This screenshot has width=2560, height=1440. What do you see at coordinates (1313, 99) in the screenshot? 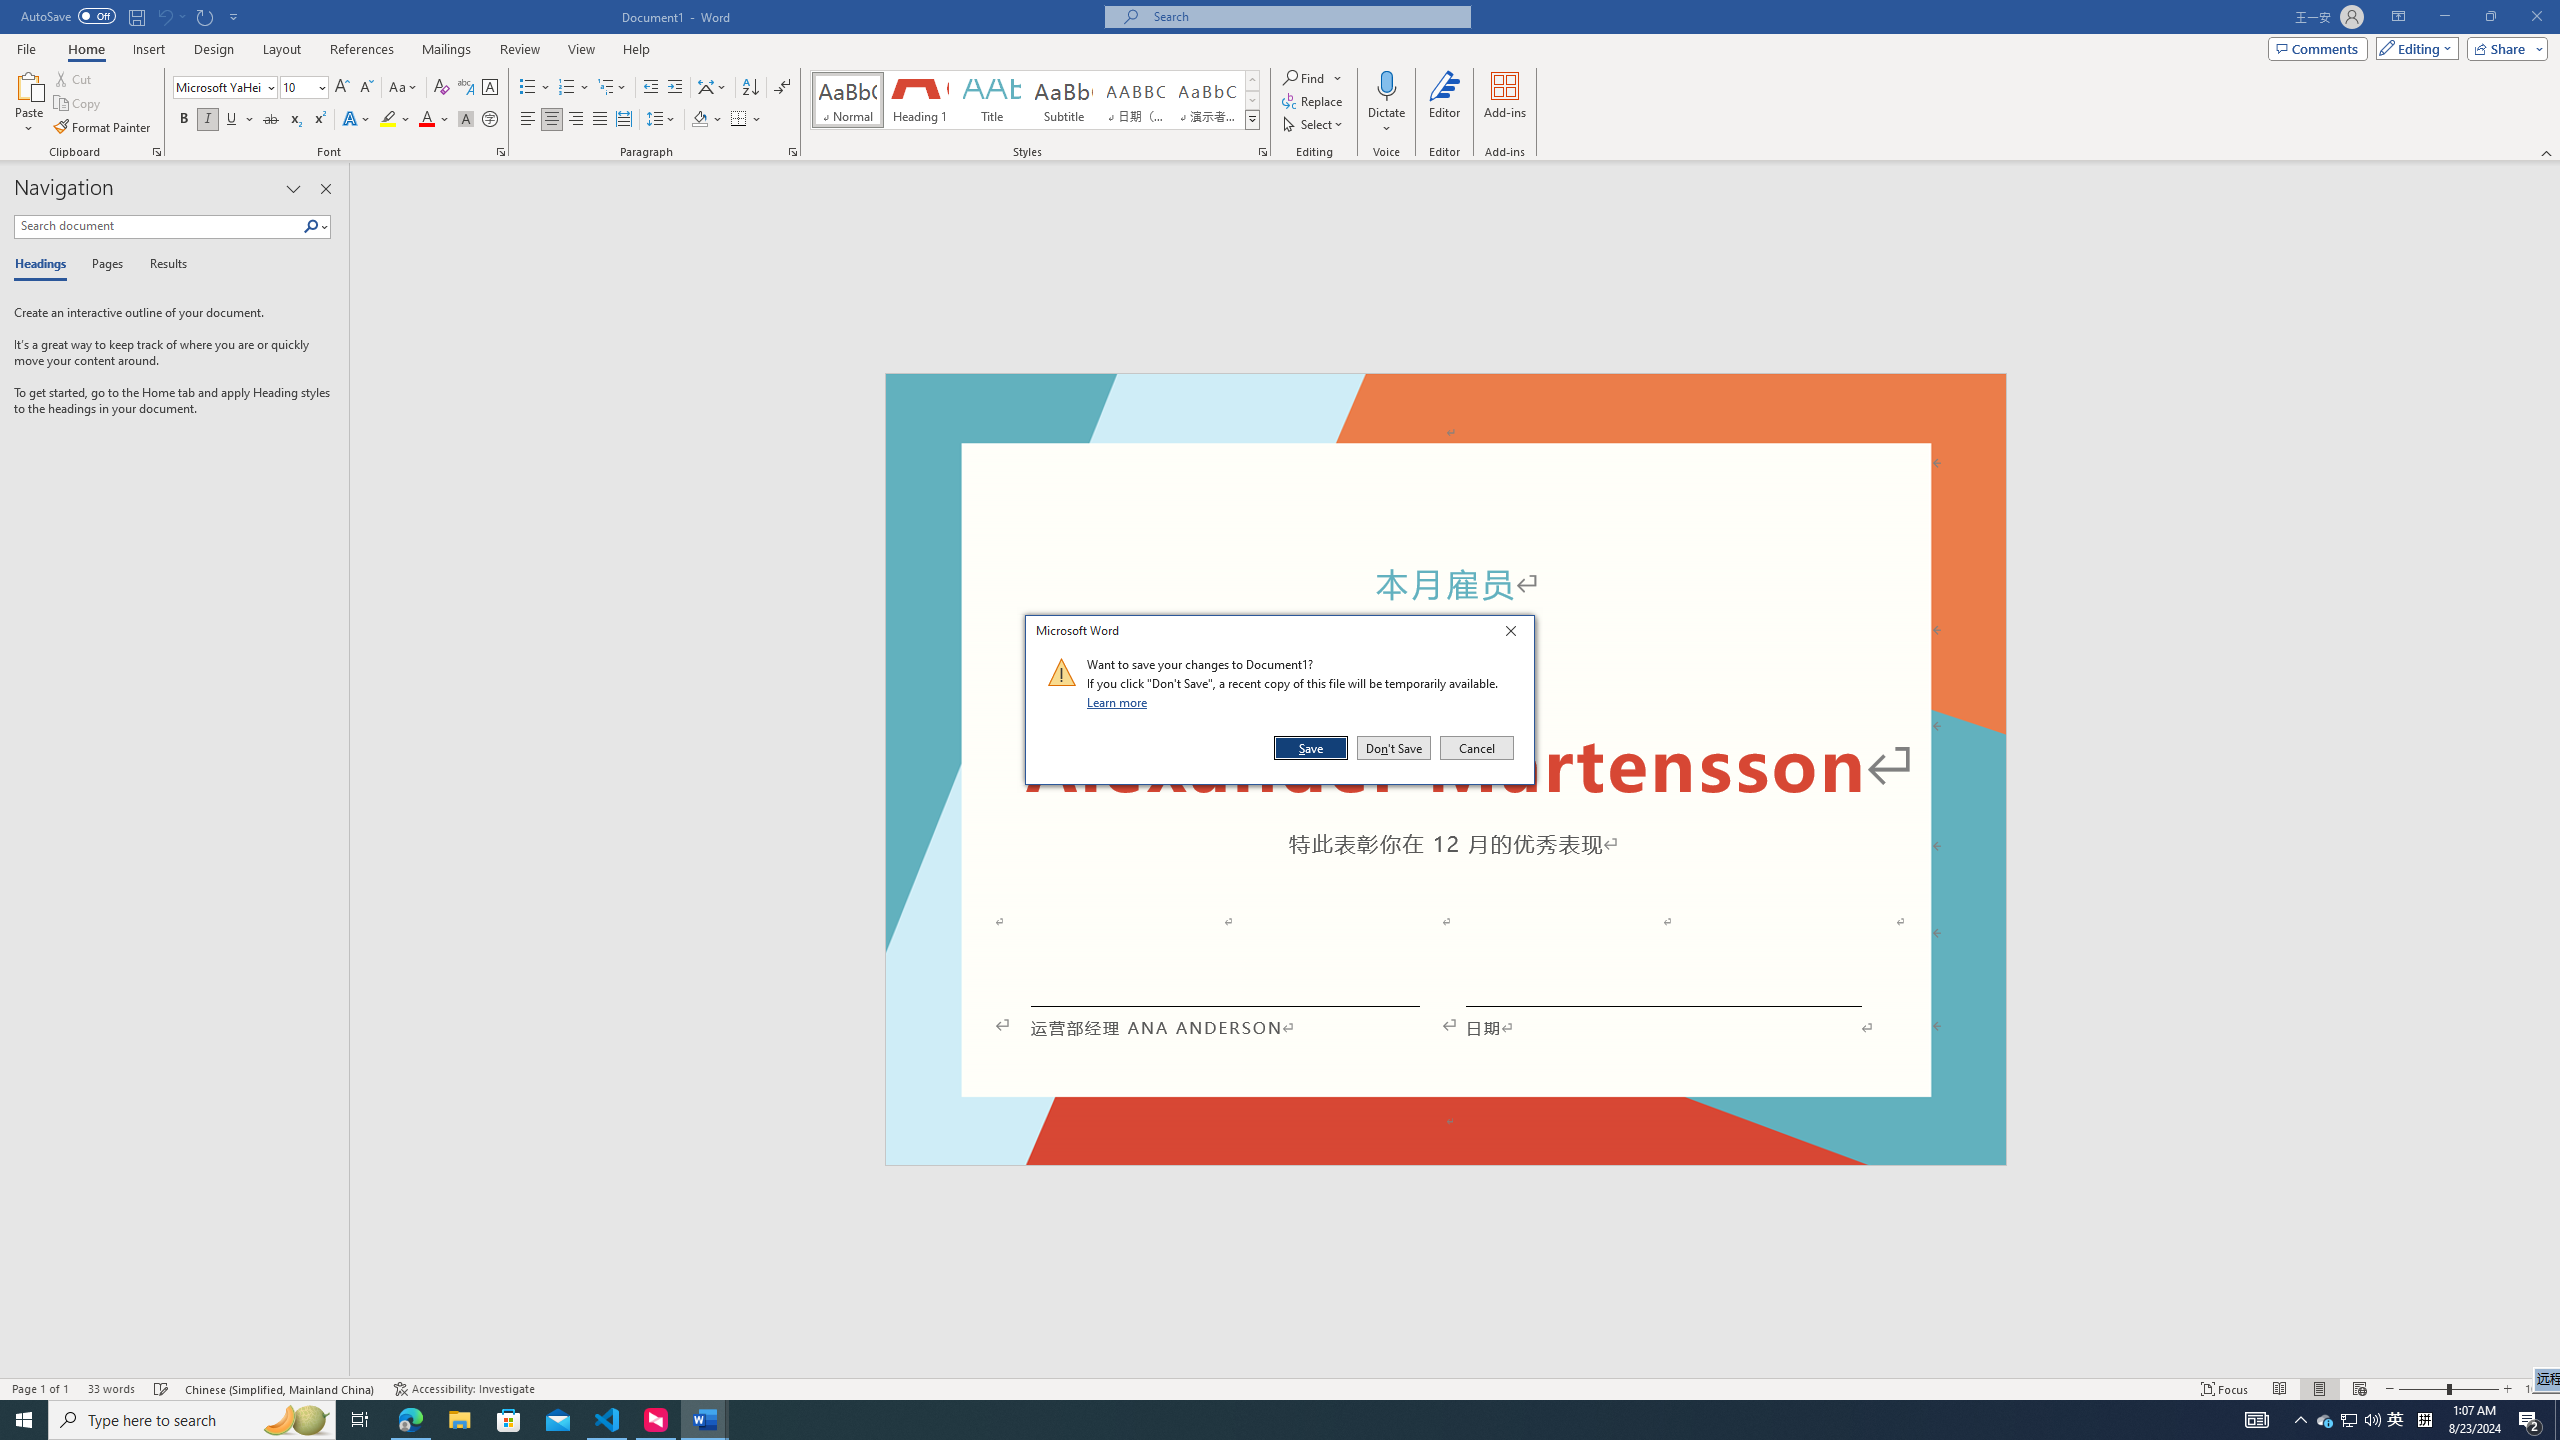
I see `'Replace...'` at bounding box center [1313, 99].